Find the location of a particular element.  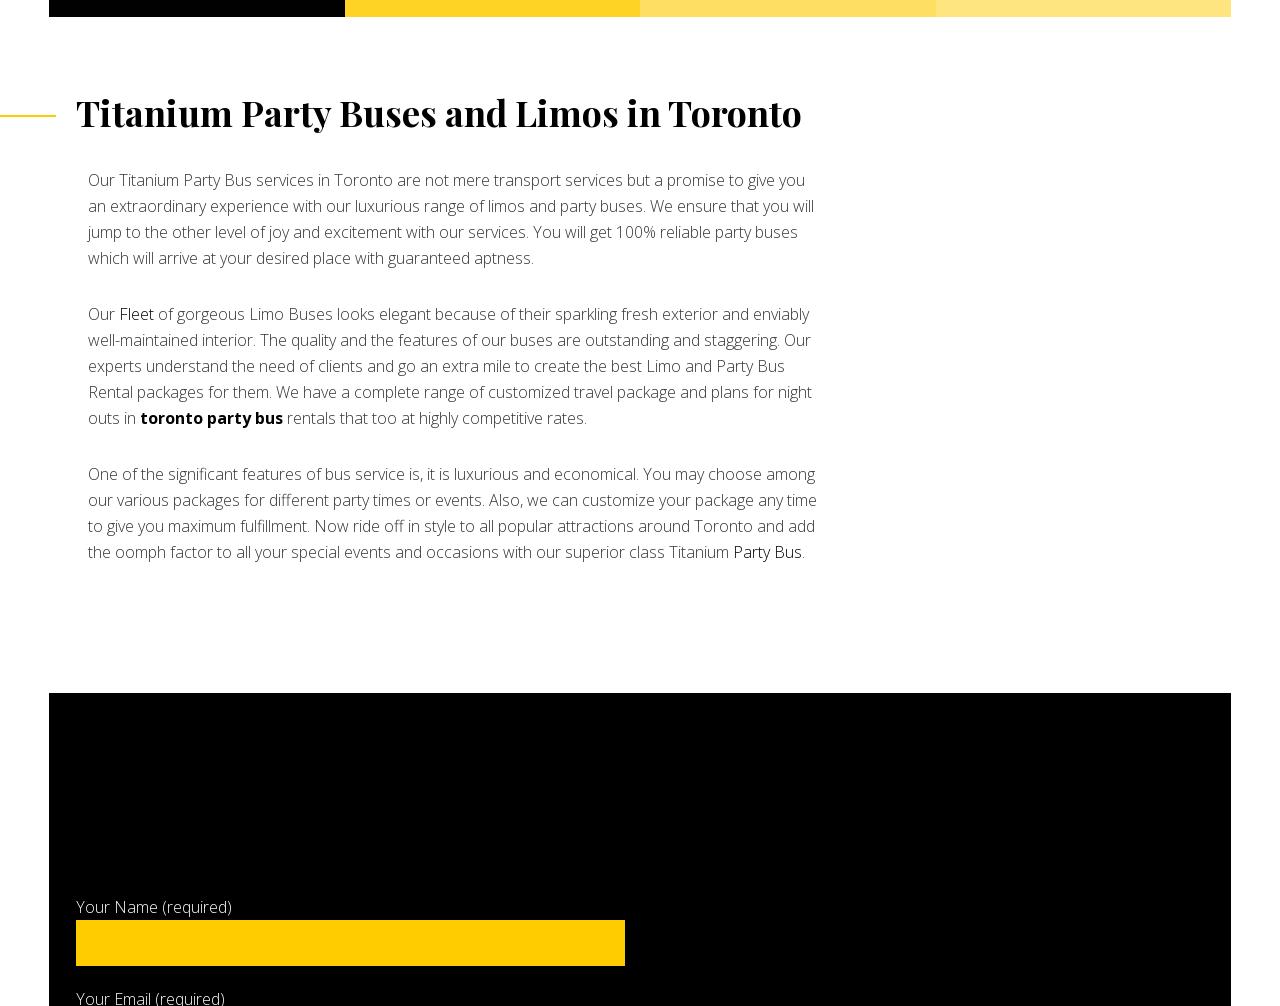

'We Make Your Dreams Real!' is located at coordinates (160, 249).